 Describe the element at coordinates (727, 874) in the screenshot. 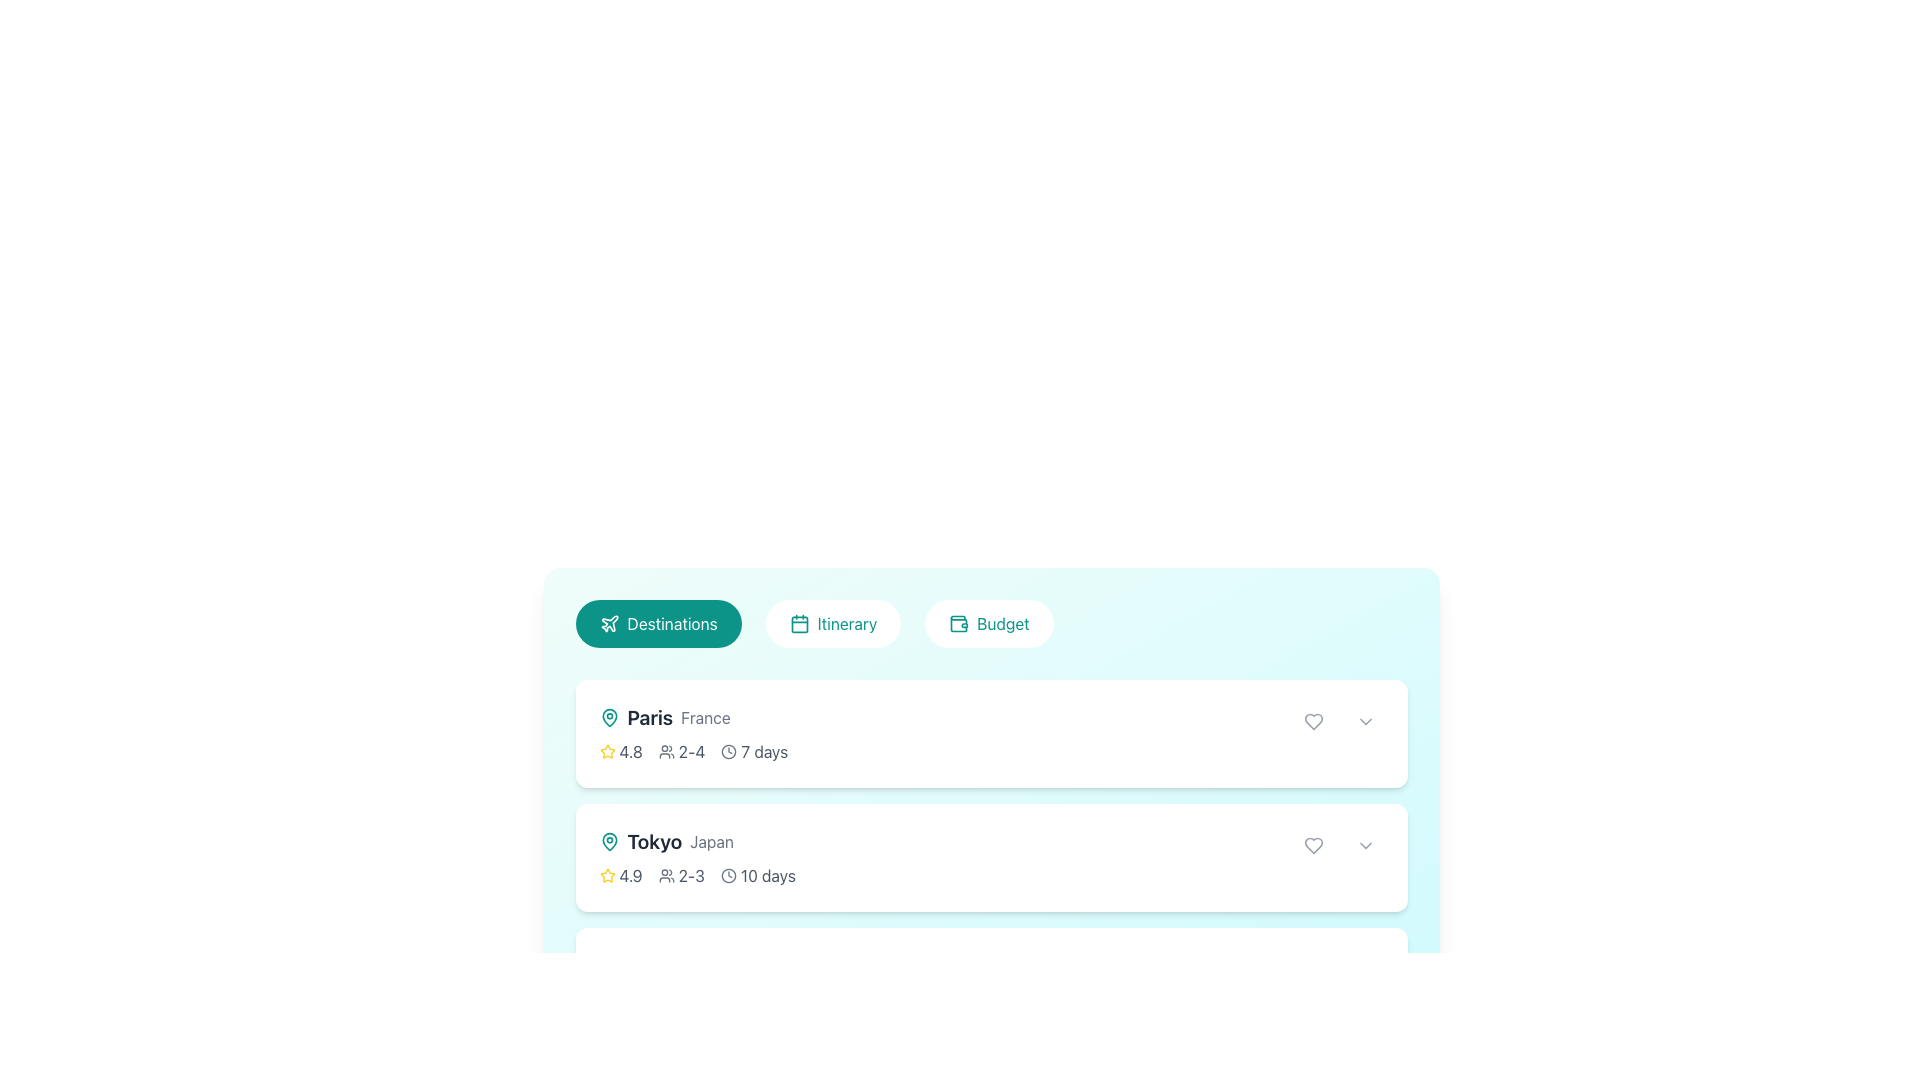

I see `the clock-like icon that indicates '10 days', positioned to the left of the text within the travel section for 'Tokyo, Japan'` at that location.